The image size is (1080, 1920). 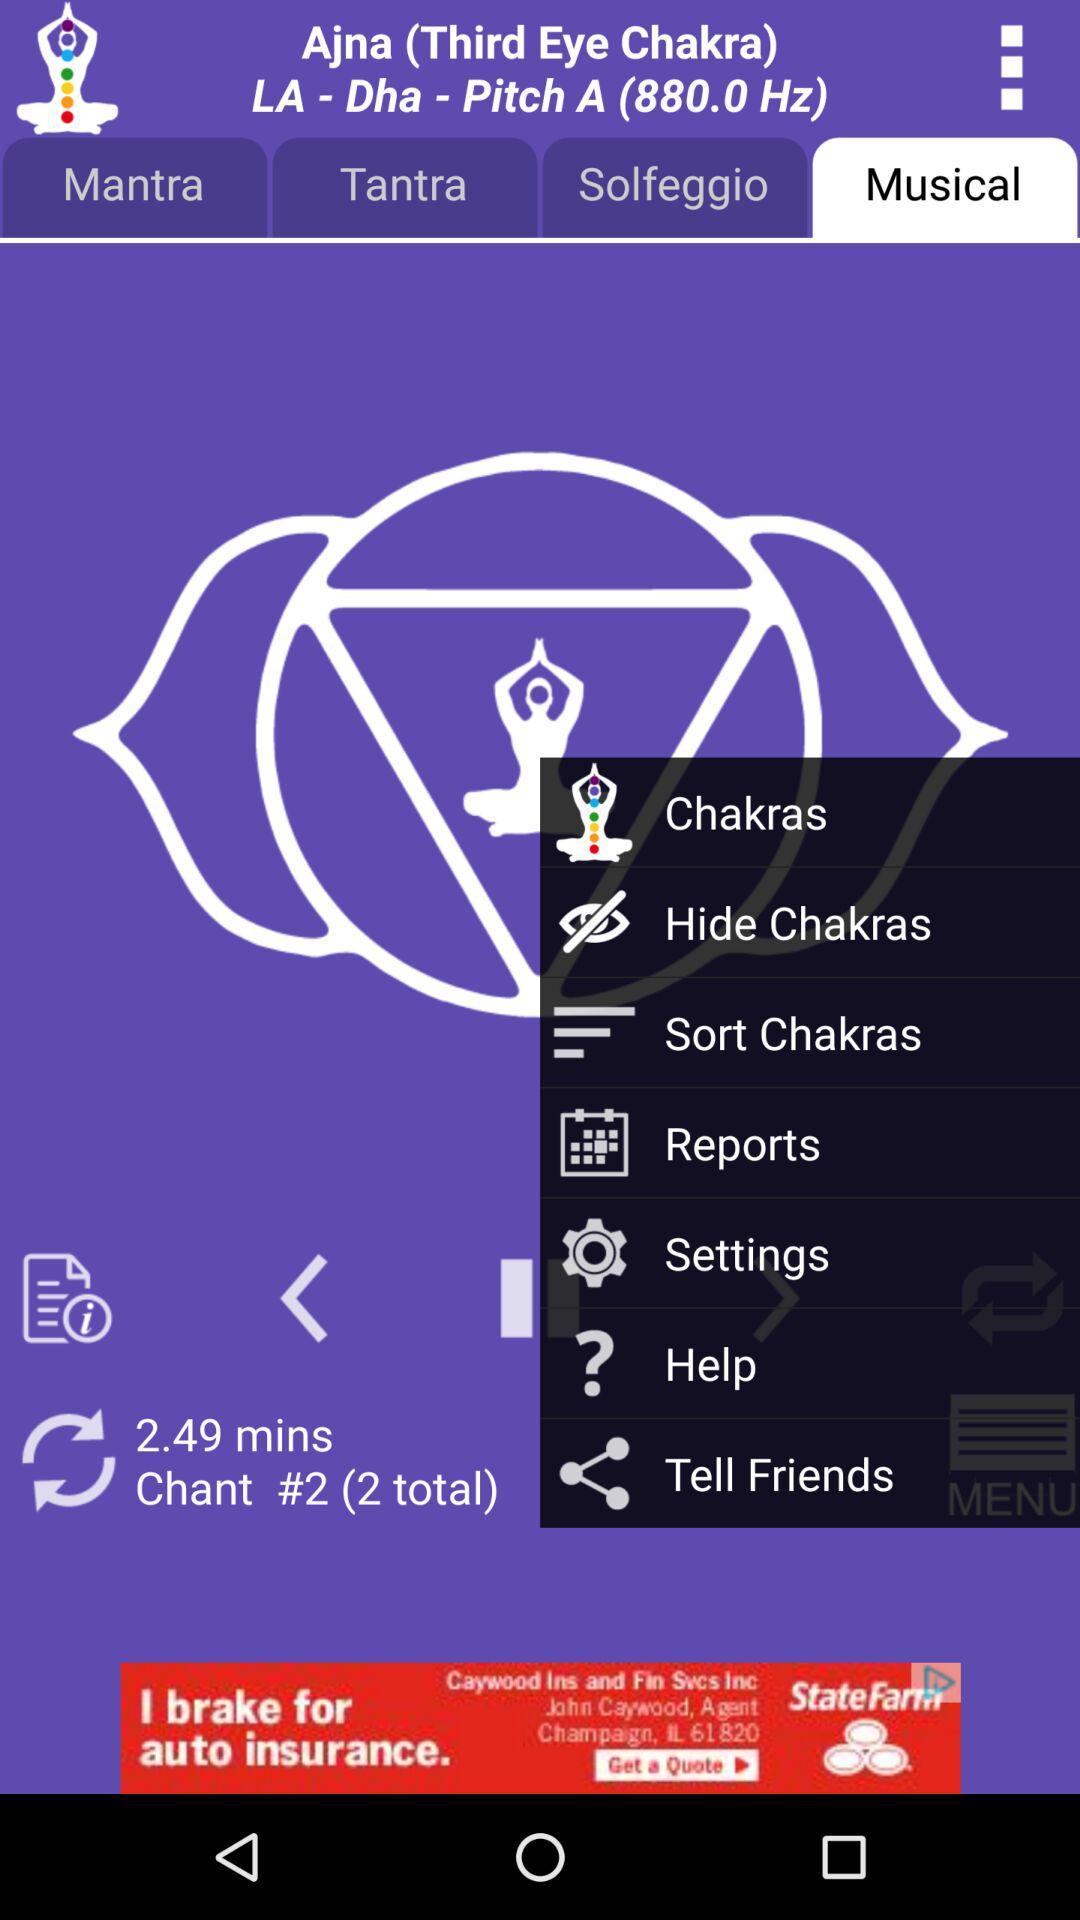 What do you see at coordinates (66, 1298) in the screenshot?
I see `more information` at bounding box center [66, 1298].